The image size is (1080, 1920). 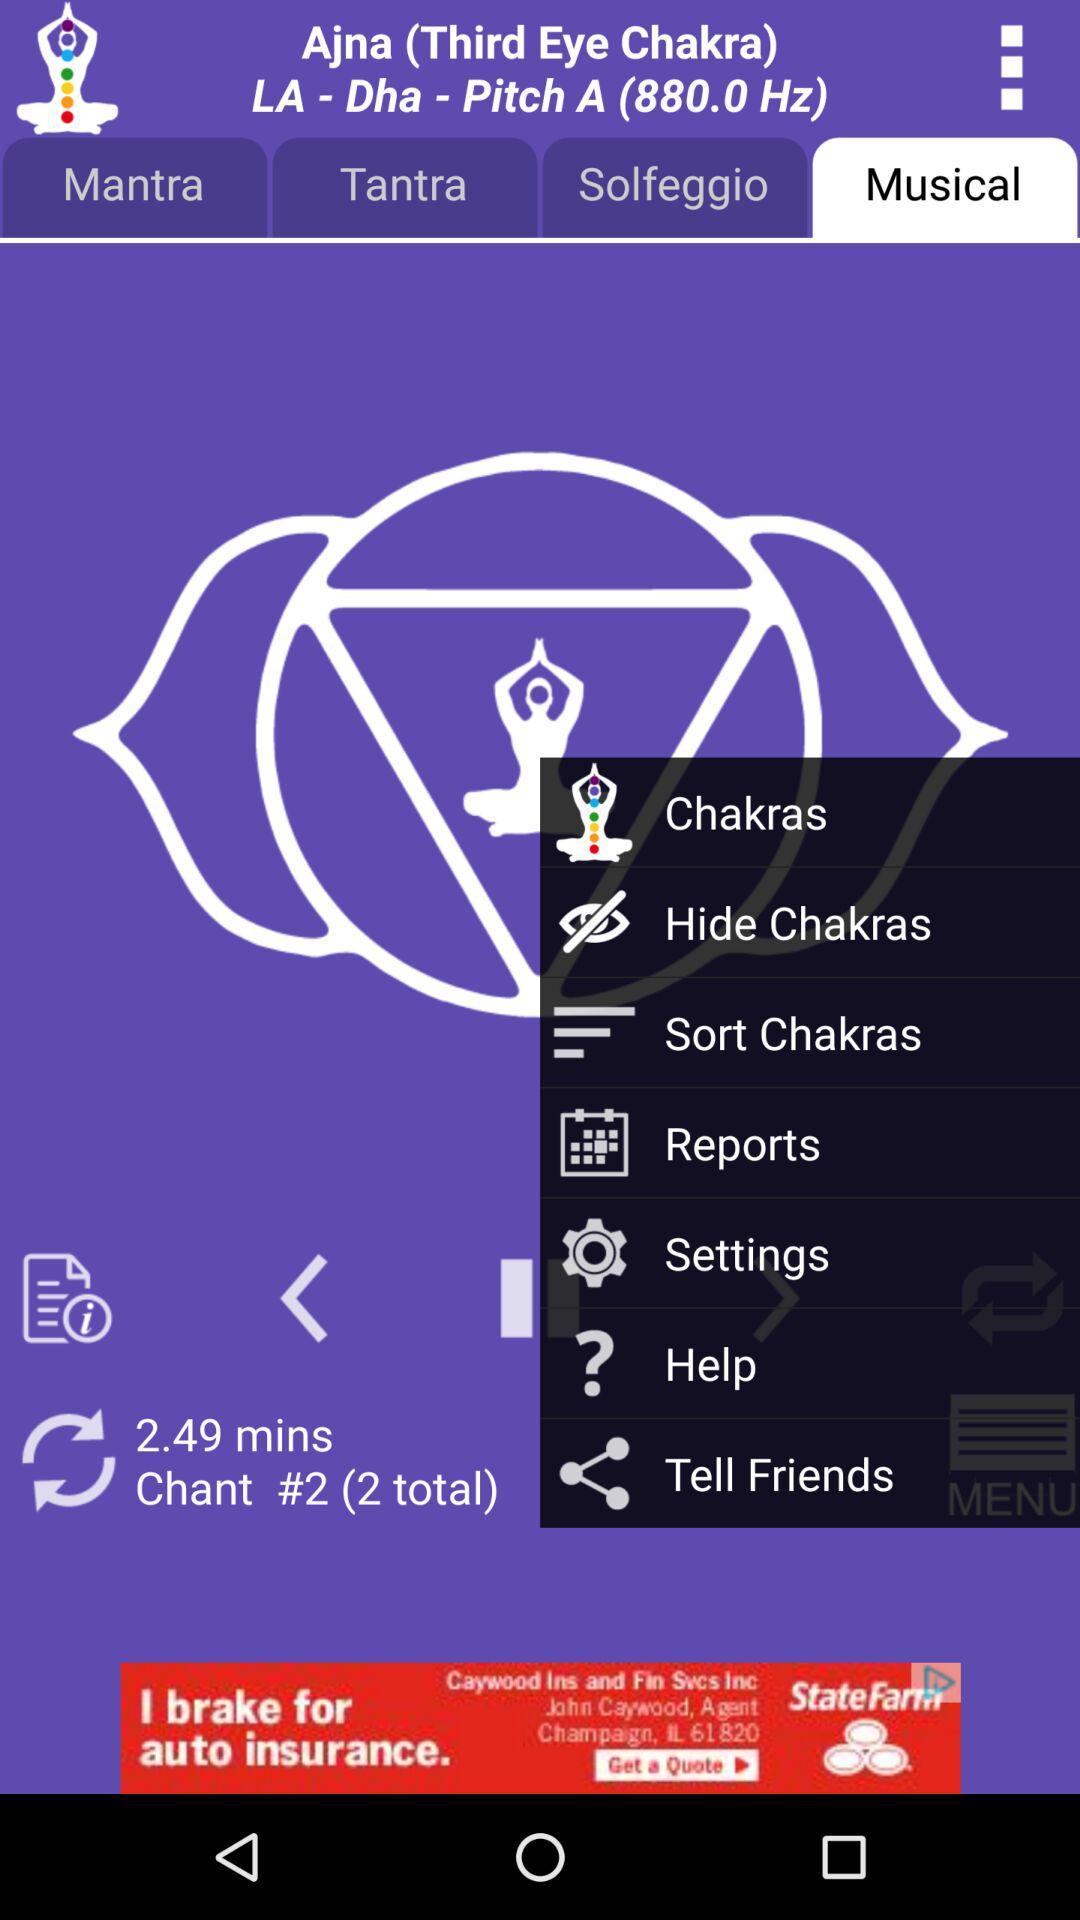 What do you see at coordinates (66, 1298) in the screenshot?
I see `more information` at bounding box center [66, 1298].